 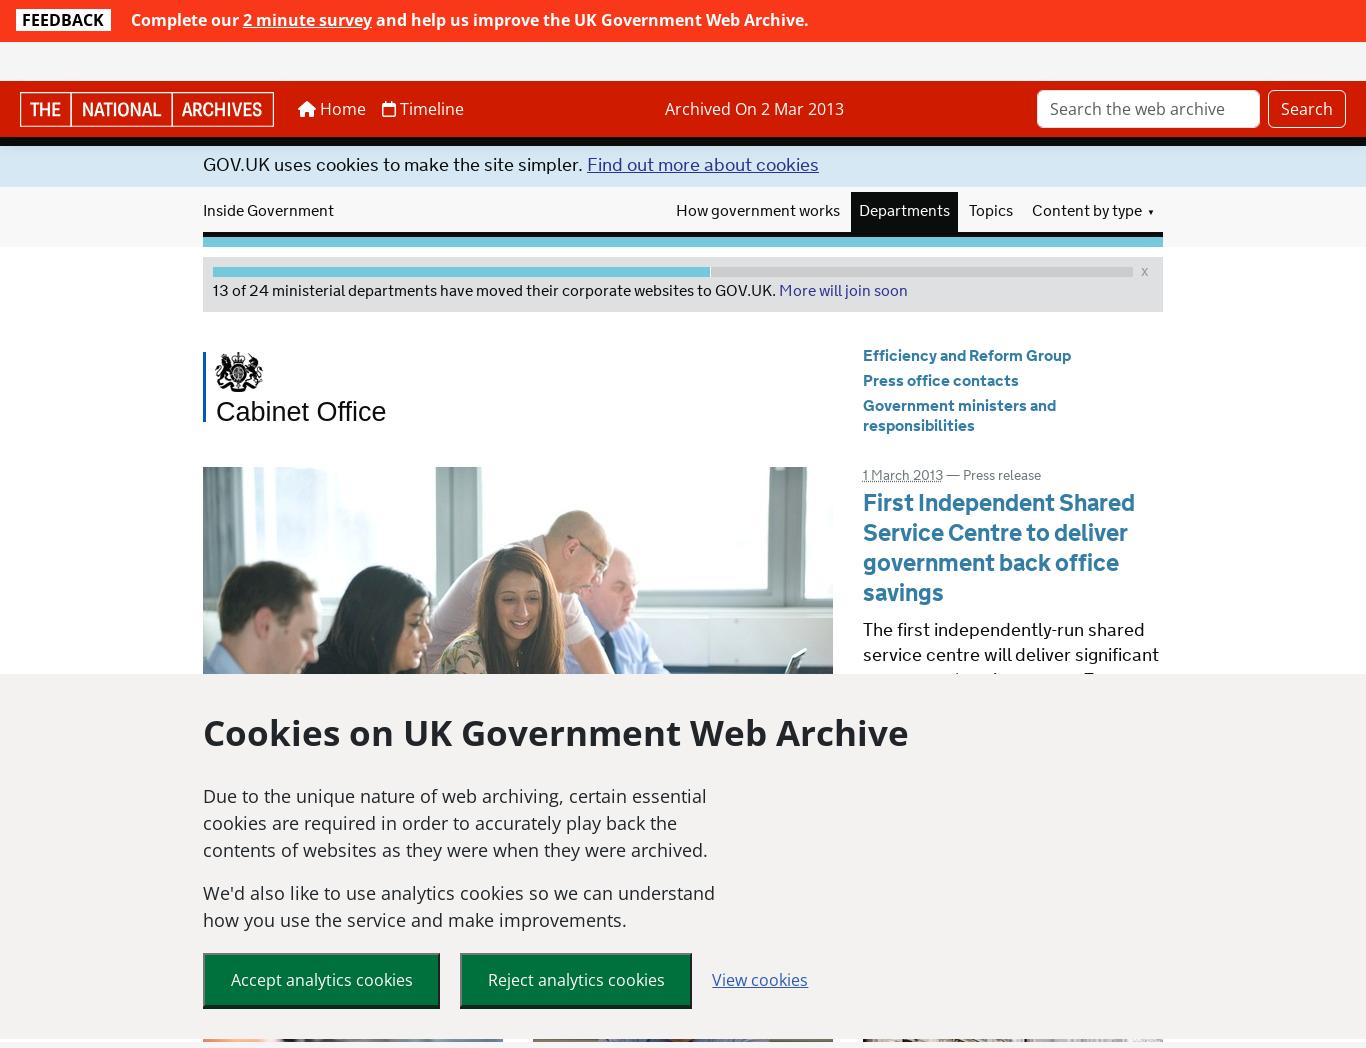 What do you see at coordinates (574, 940) in the screenshot?
I see `'Reject analytics cookies'` at bounding box center [574, 940].